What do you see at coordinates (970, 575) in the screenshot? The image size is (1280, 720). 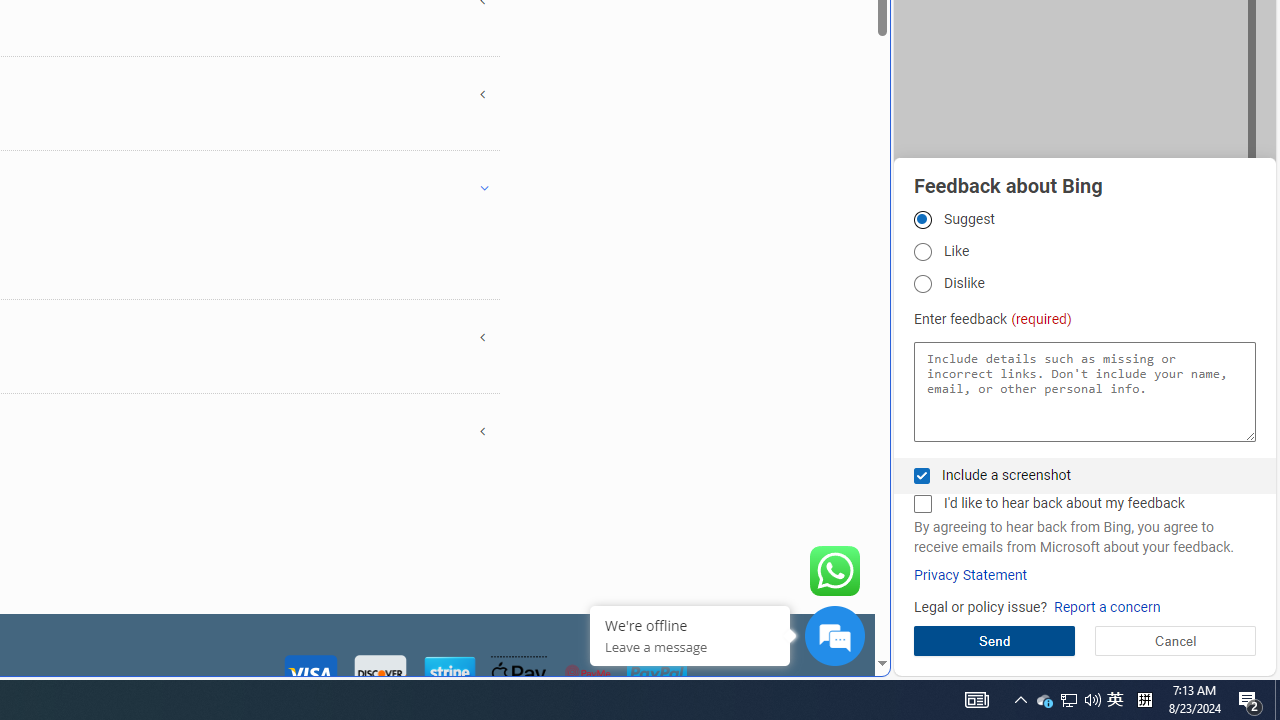 I see `'Privacy Statement'` at bounding box center [970, 575].